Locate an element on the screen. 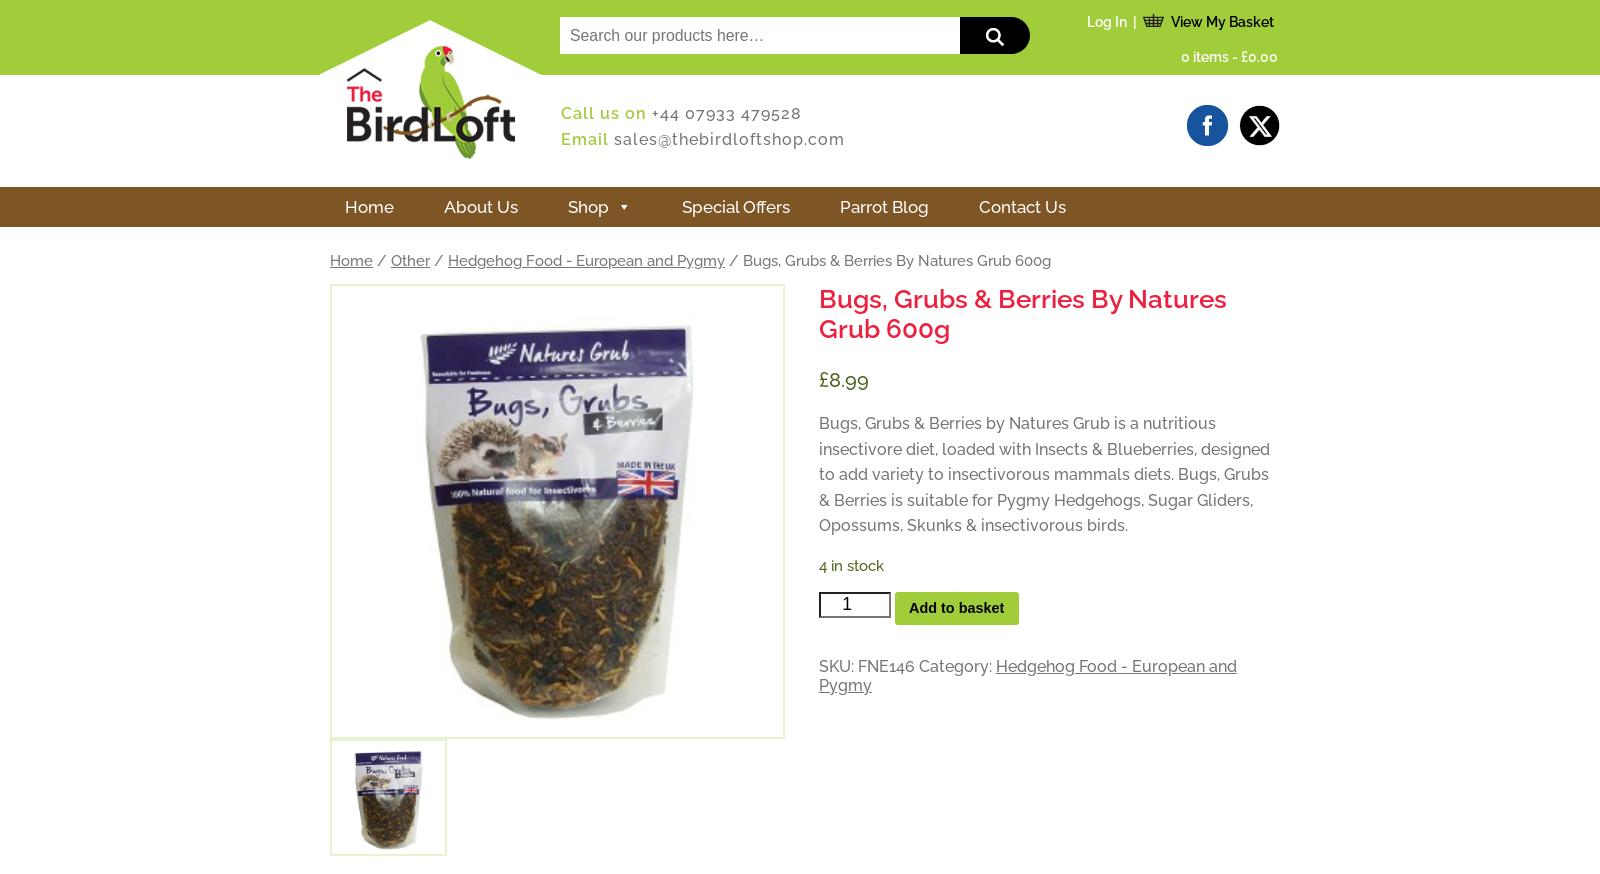  'Nest Pans/Nesting Materials' is located at coordinates (782, 393).